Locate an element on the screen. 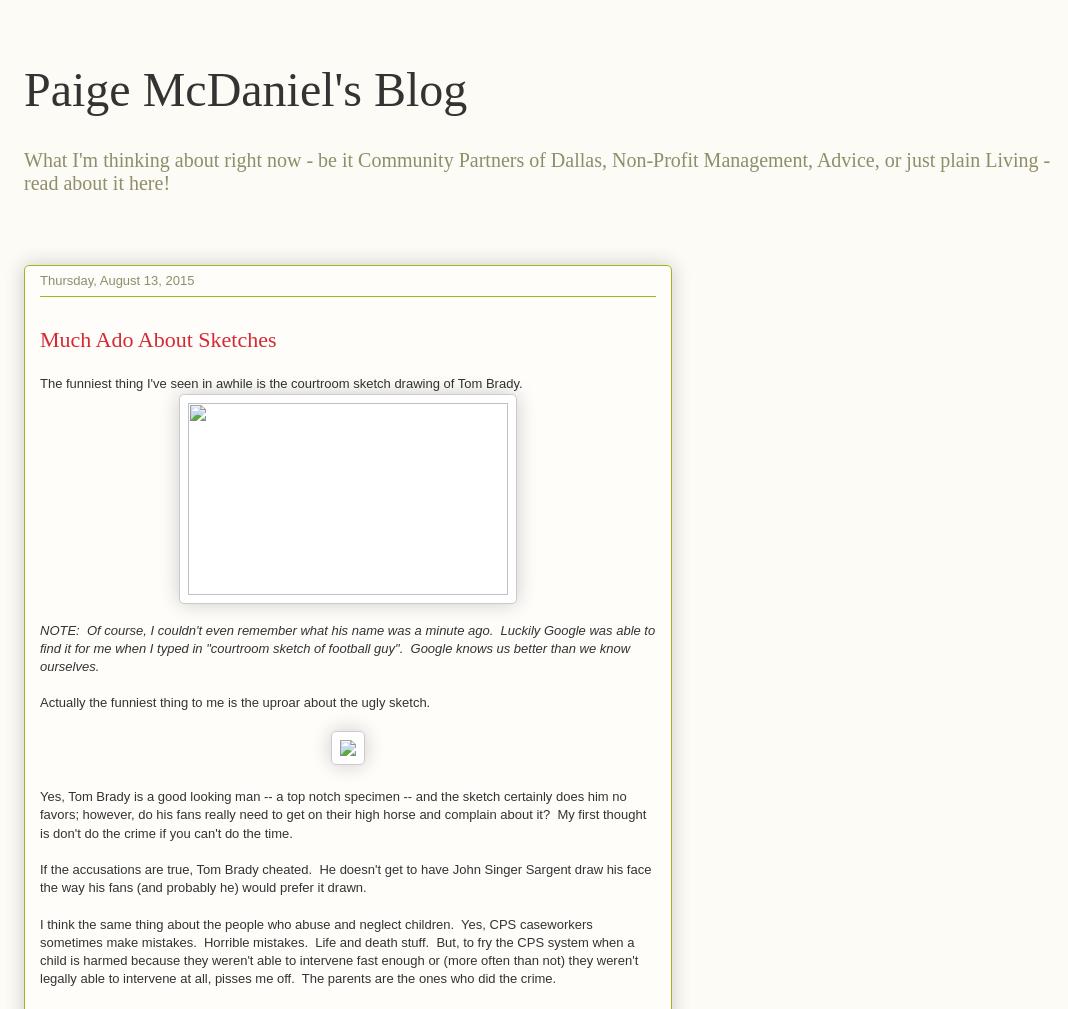 The width and height of the screenshot is (1068, 1009). 'What I'm thinking about right now - be it Community Partners of Dallas, Non-Profit Management, Advice, or just plain Living - read about it here!' is located at coordinates (535, 170).